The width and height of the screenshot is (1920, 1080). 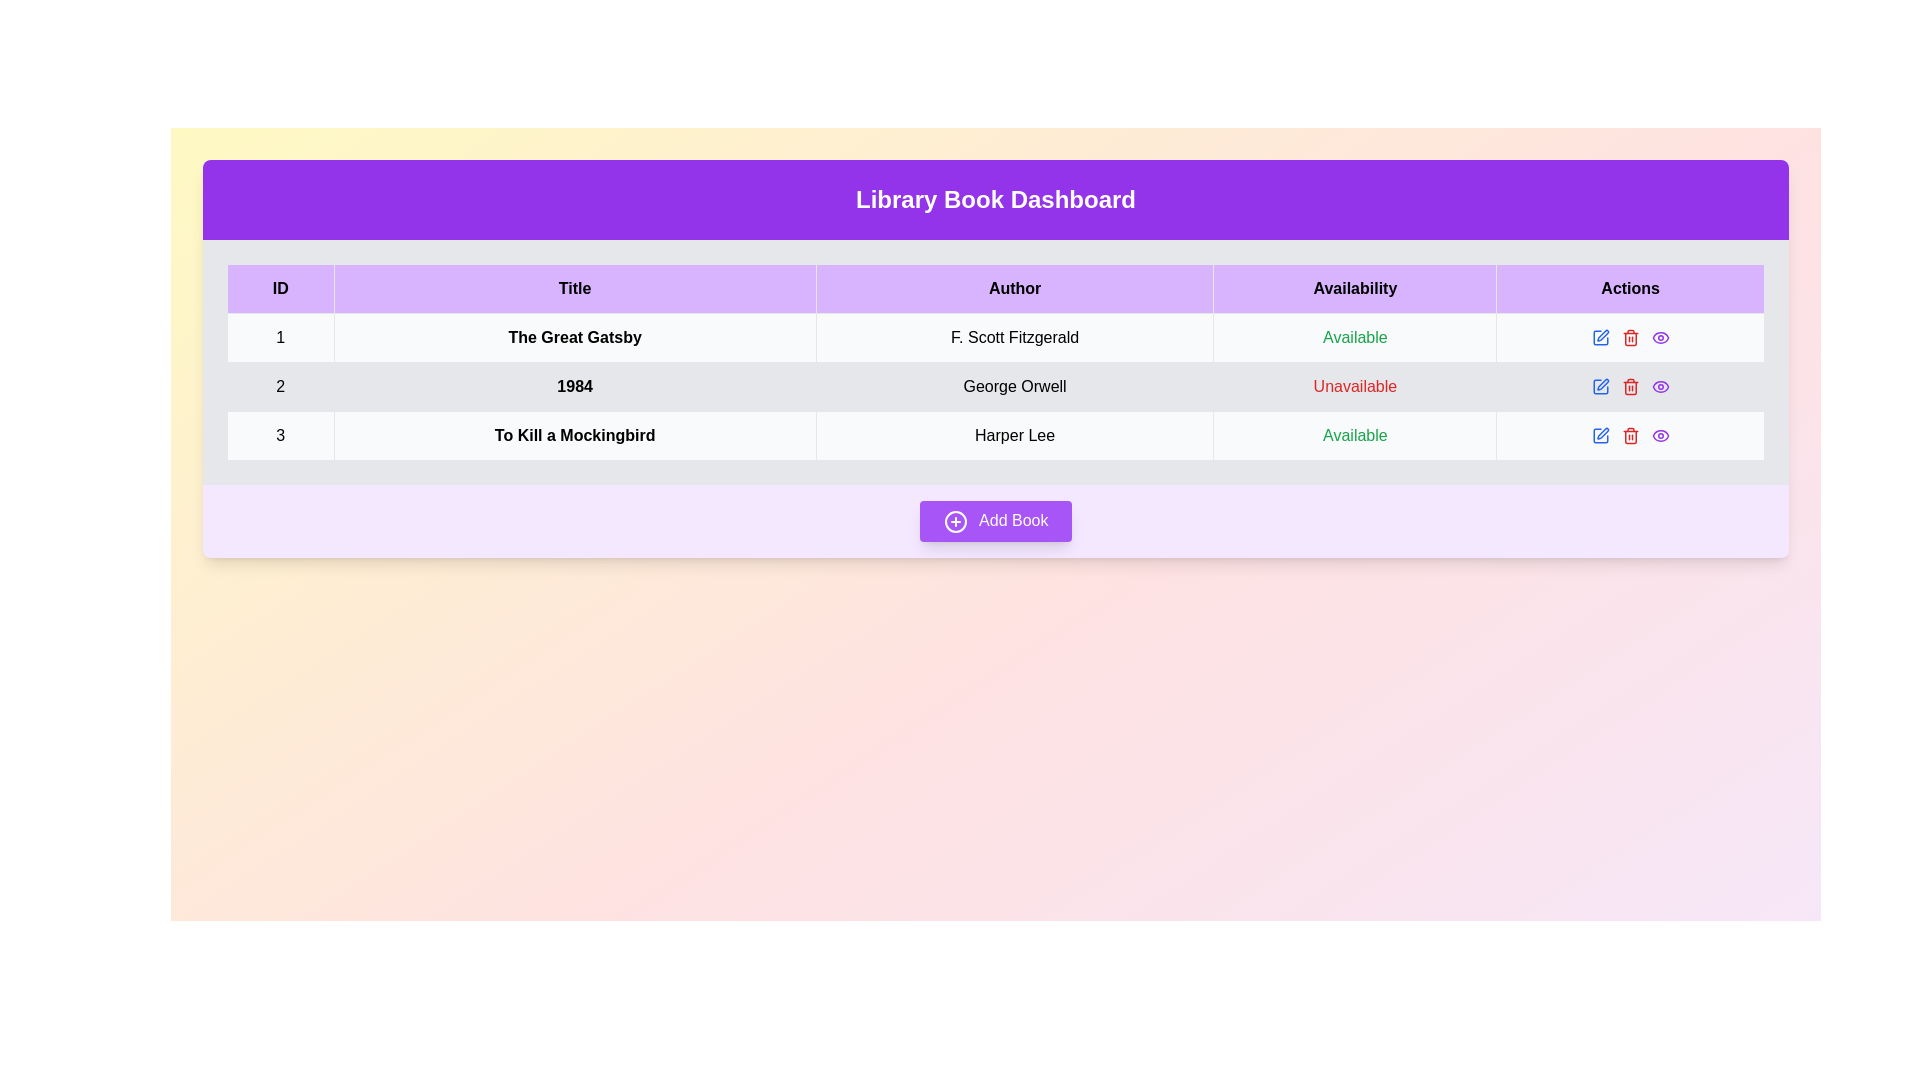 I want to click on the pen icon button in the Actions column of the last row for the book 'To Kill a Mockingbird', so click(x=1603, y=432).